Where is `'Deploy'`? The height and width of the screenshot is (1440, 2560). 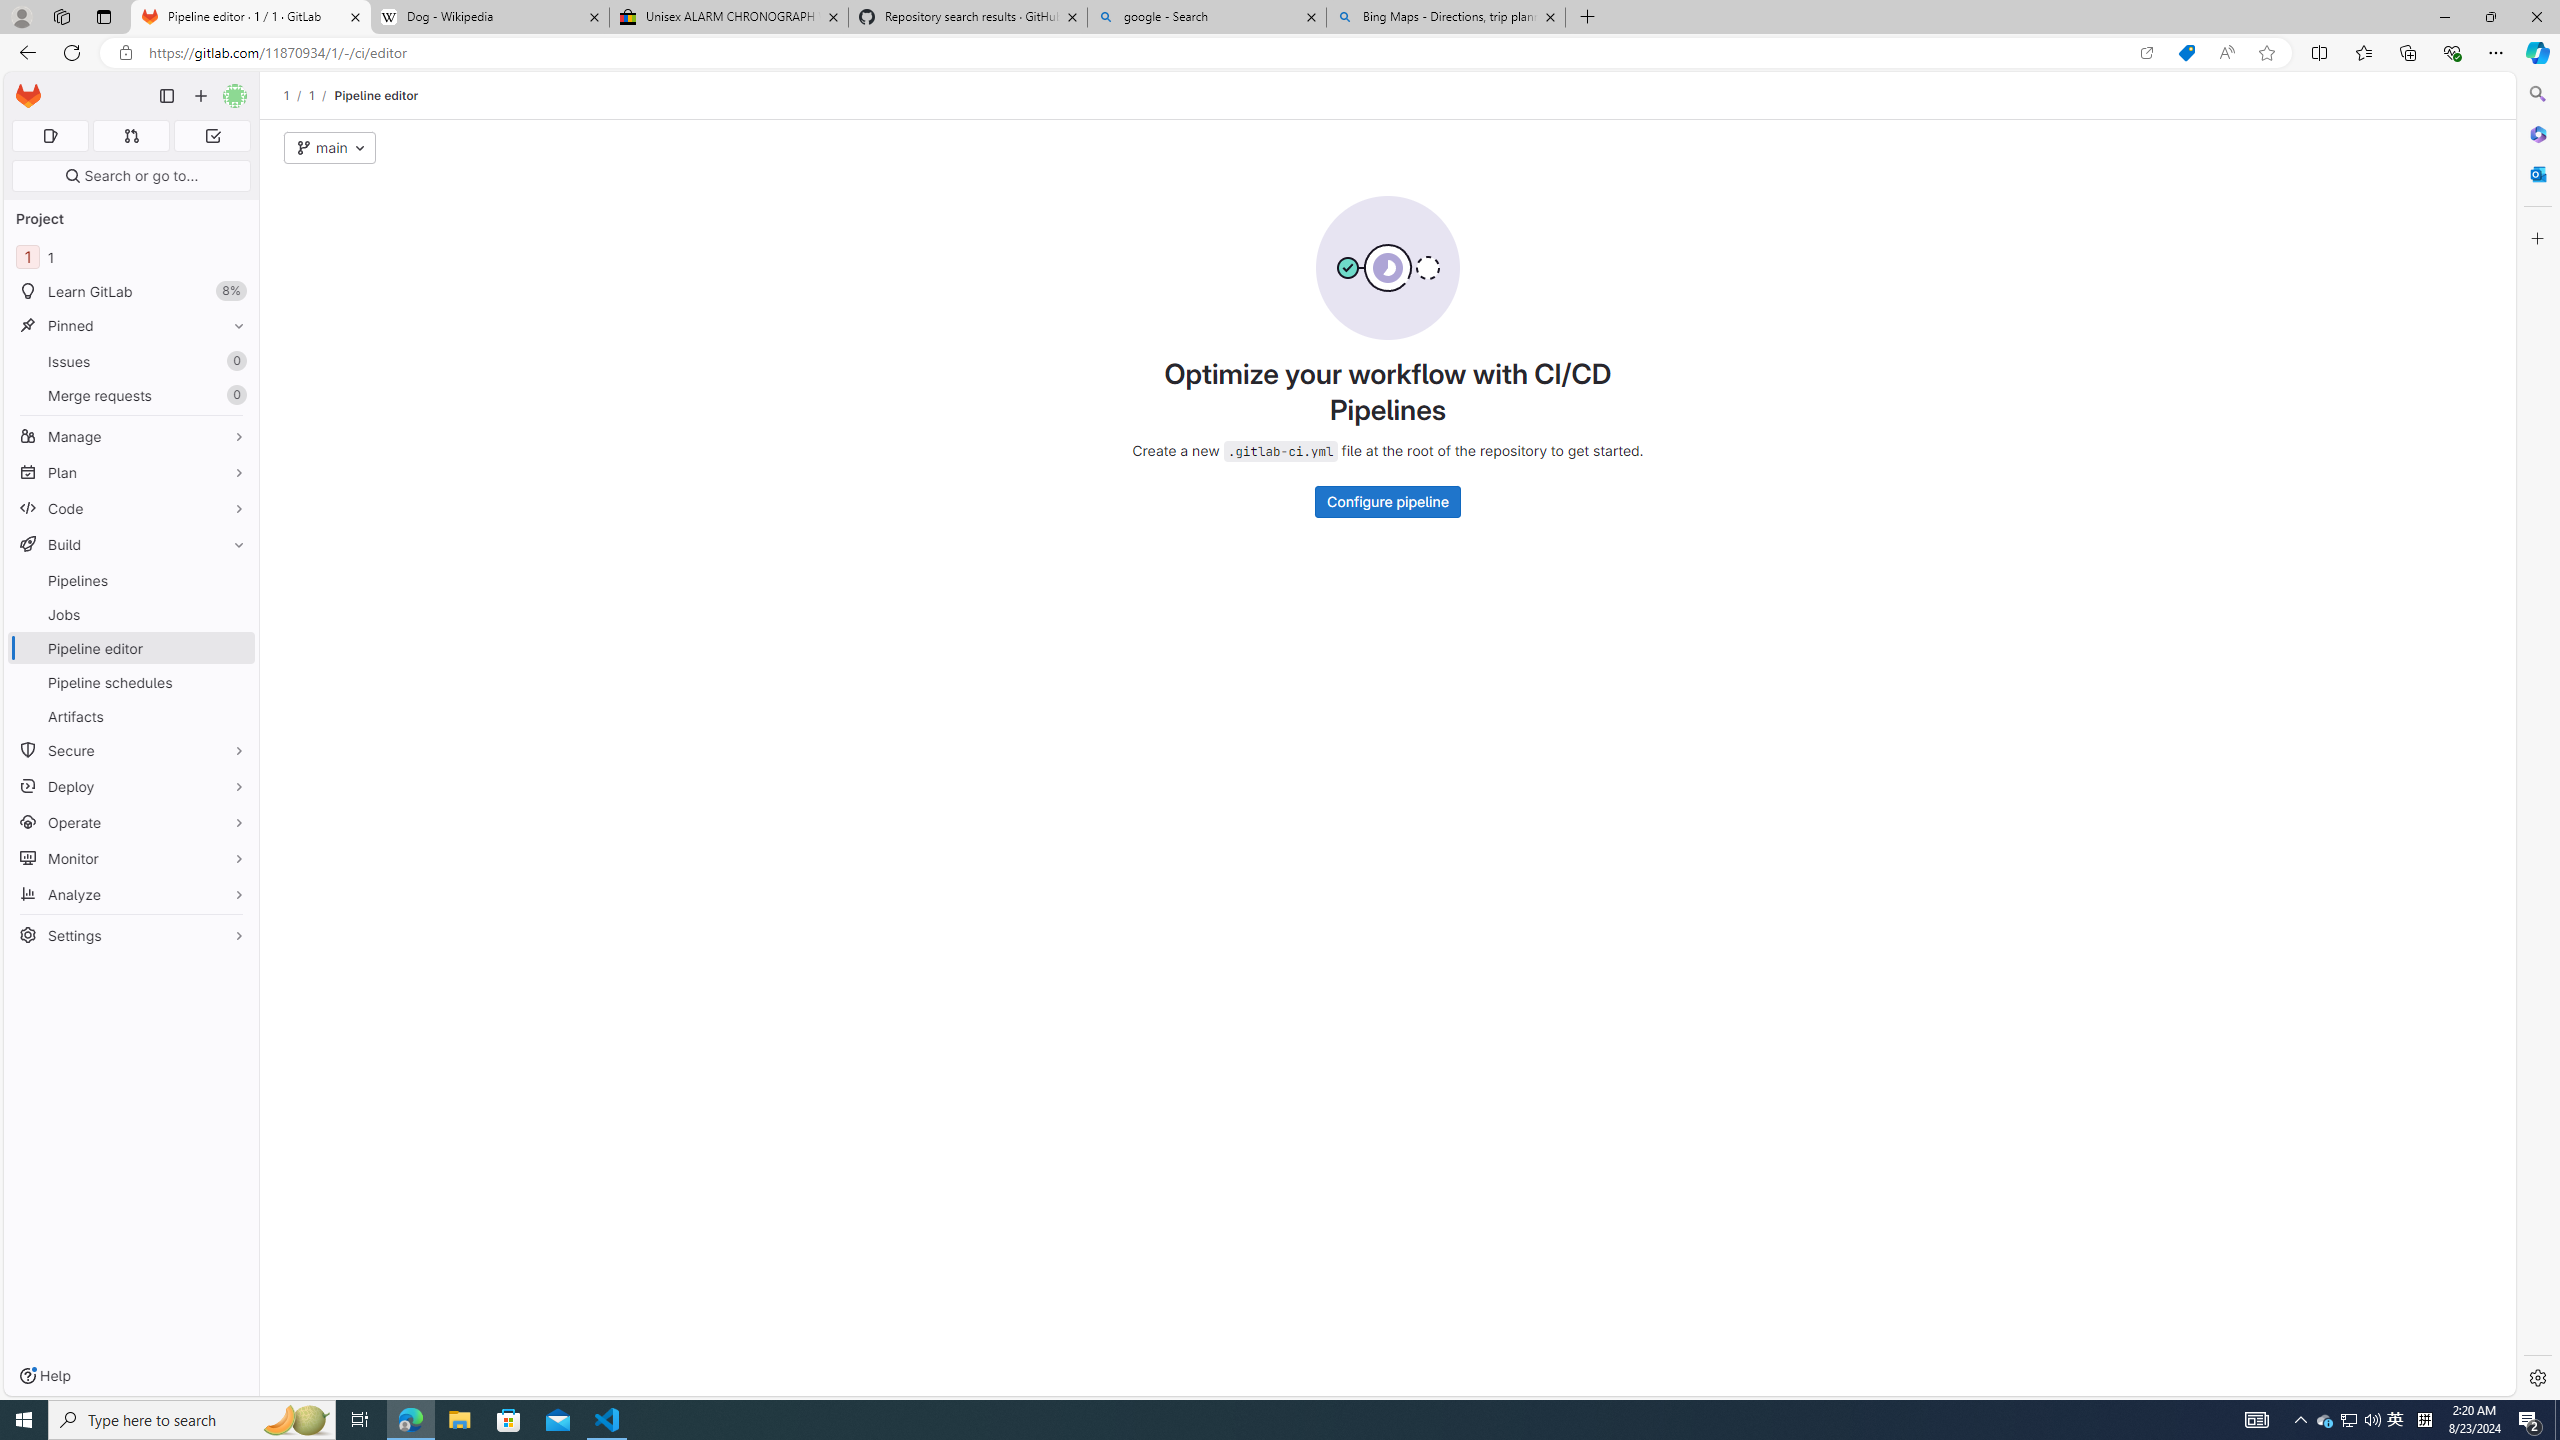
'Deploy' is located at coordinates (130, 785).